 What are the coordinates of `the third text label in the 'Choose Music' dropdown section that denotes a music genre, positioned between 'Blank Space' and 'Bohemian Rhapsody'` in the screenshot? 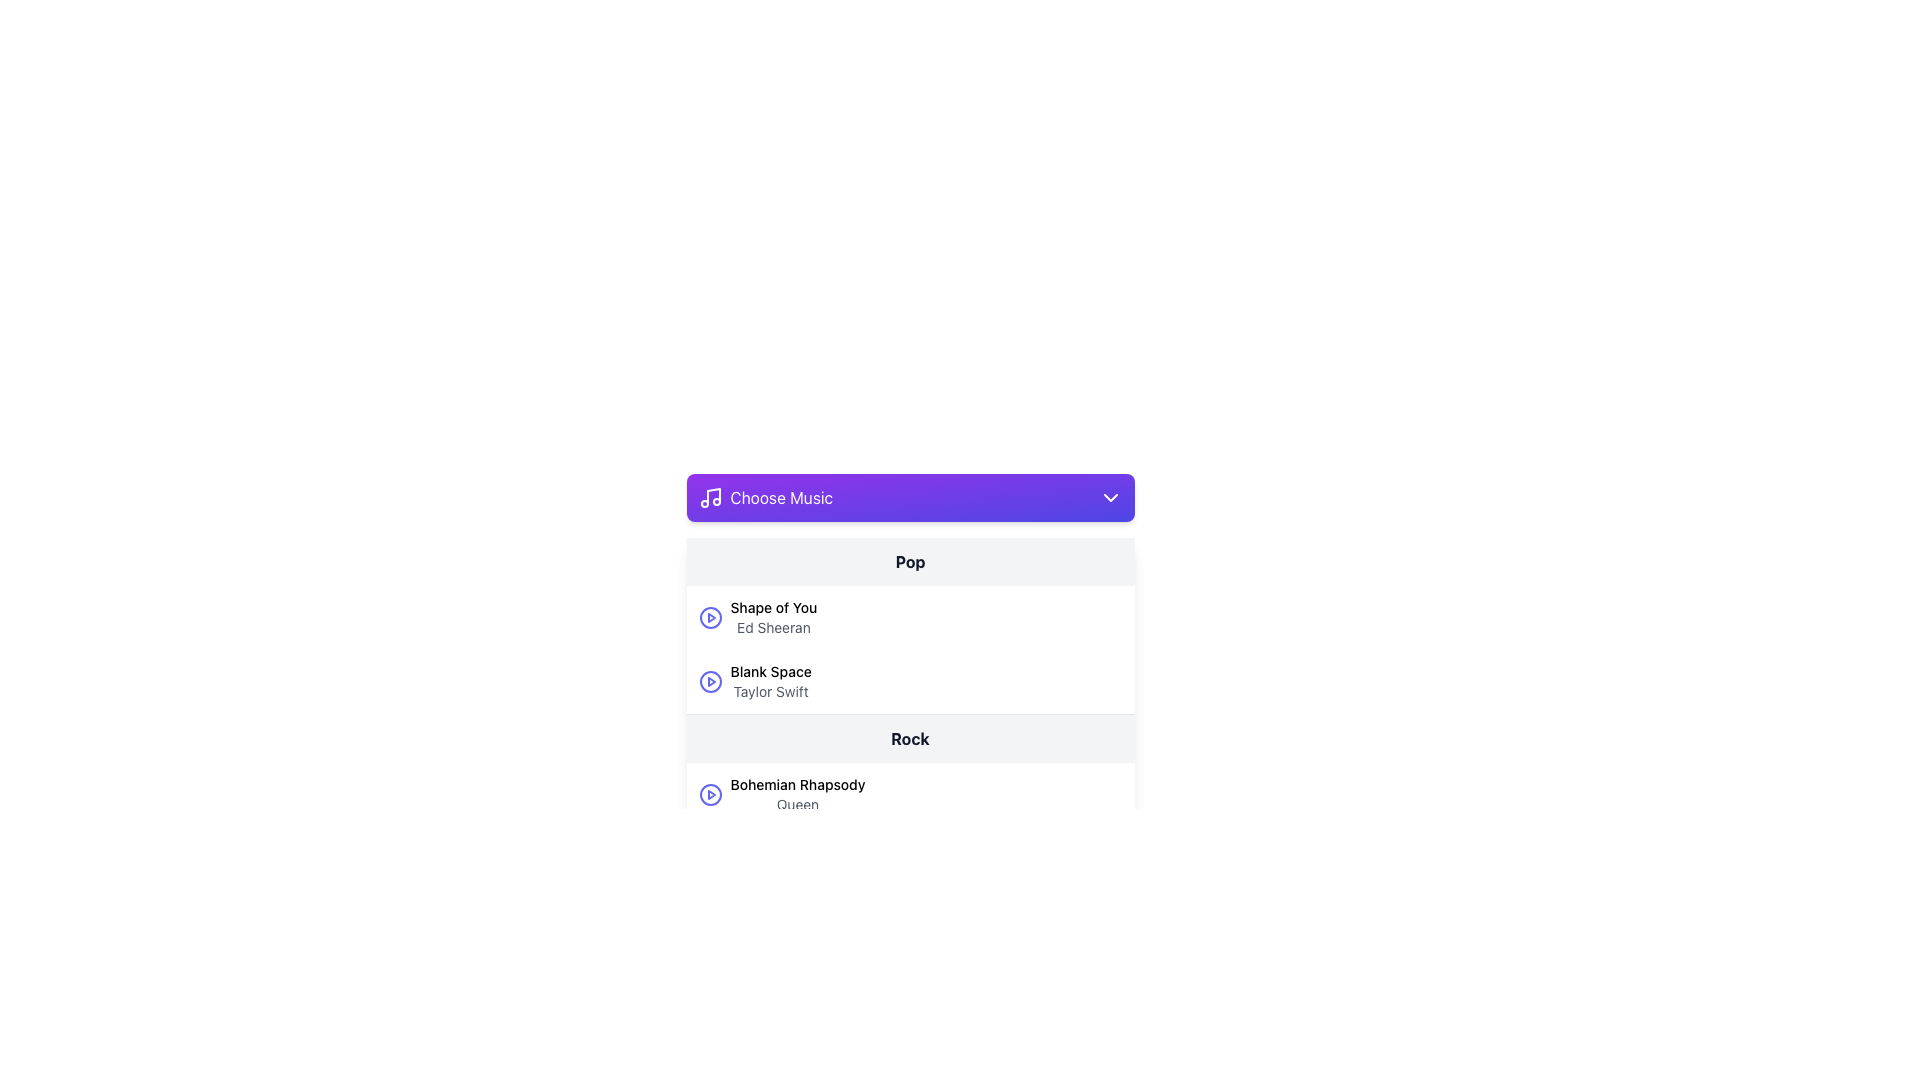 It's located at (909, 739).